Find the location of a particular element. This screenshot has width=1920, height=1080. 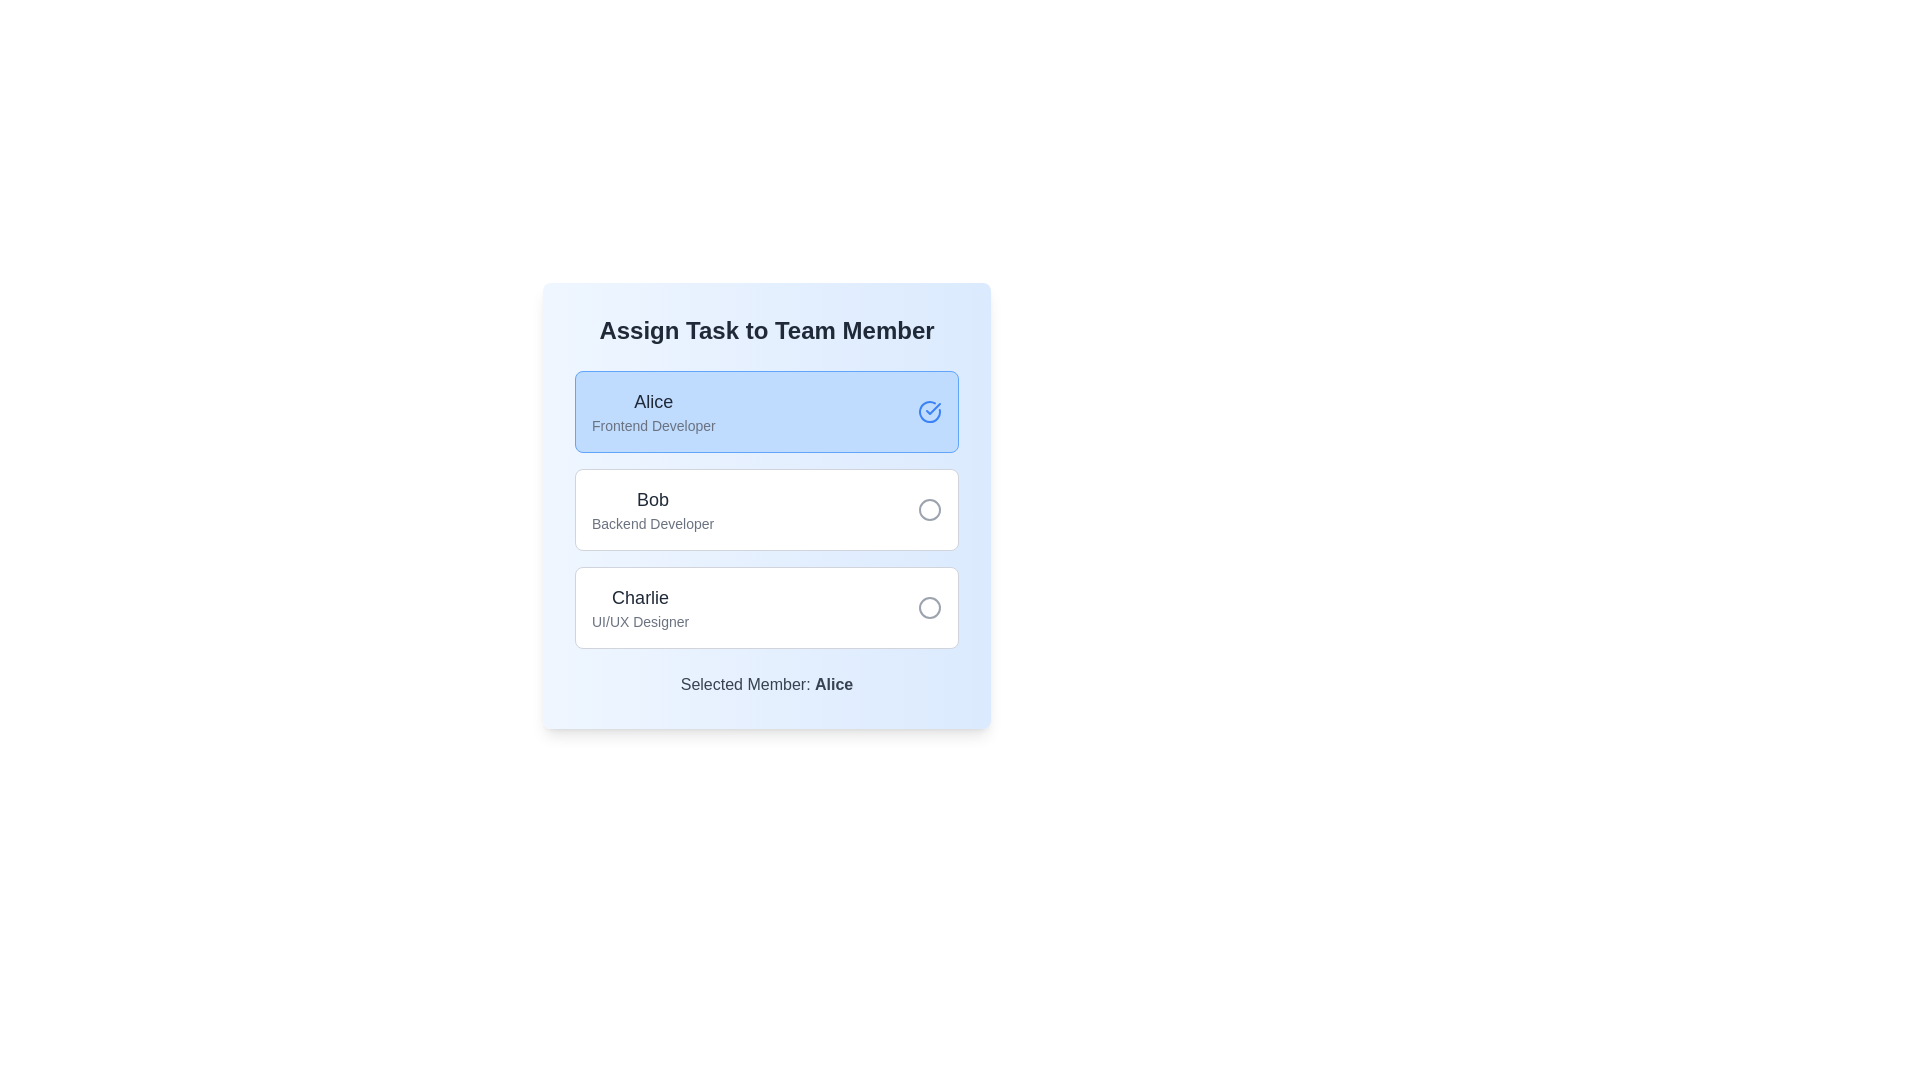

the circle graphical element representing the selection status for 'Charlie' for accessibility navigation is located at coordinates (929, 607).